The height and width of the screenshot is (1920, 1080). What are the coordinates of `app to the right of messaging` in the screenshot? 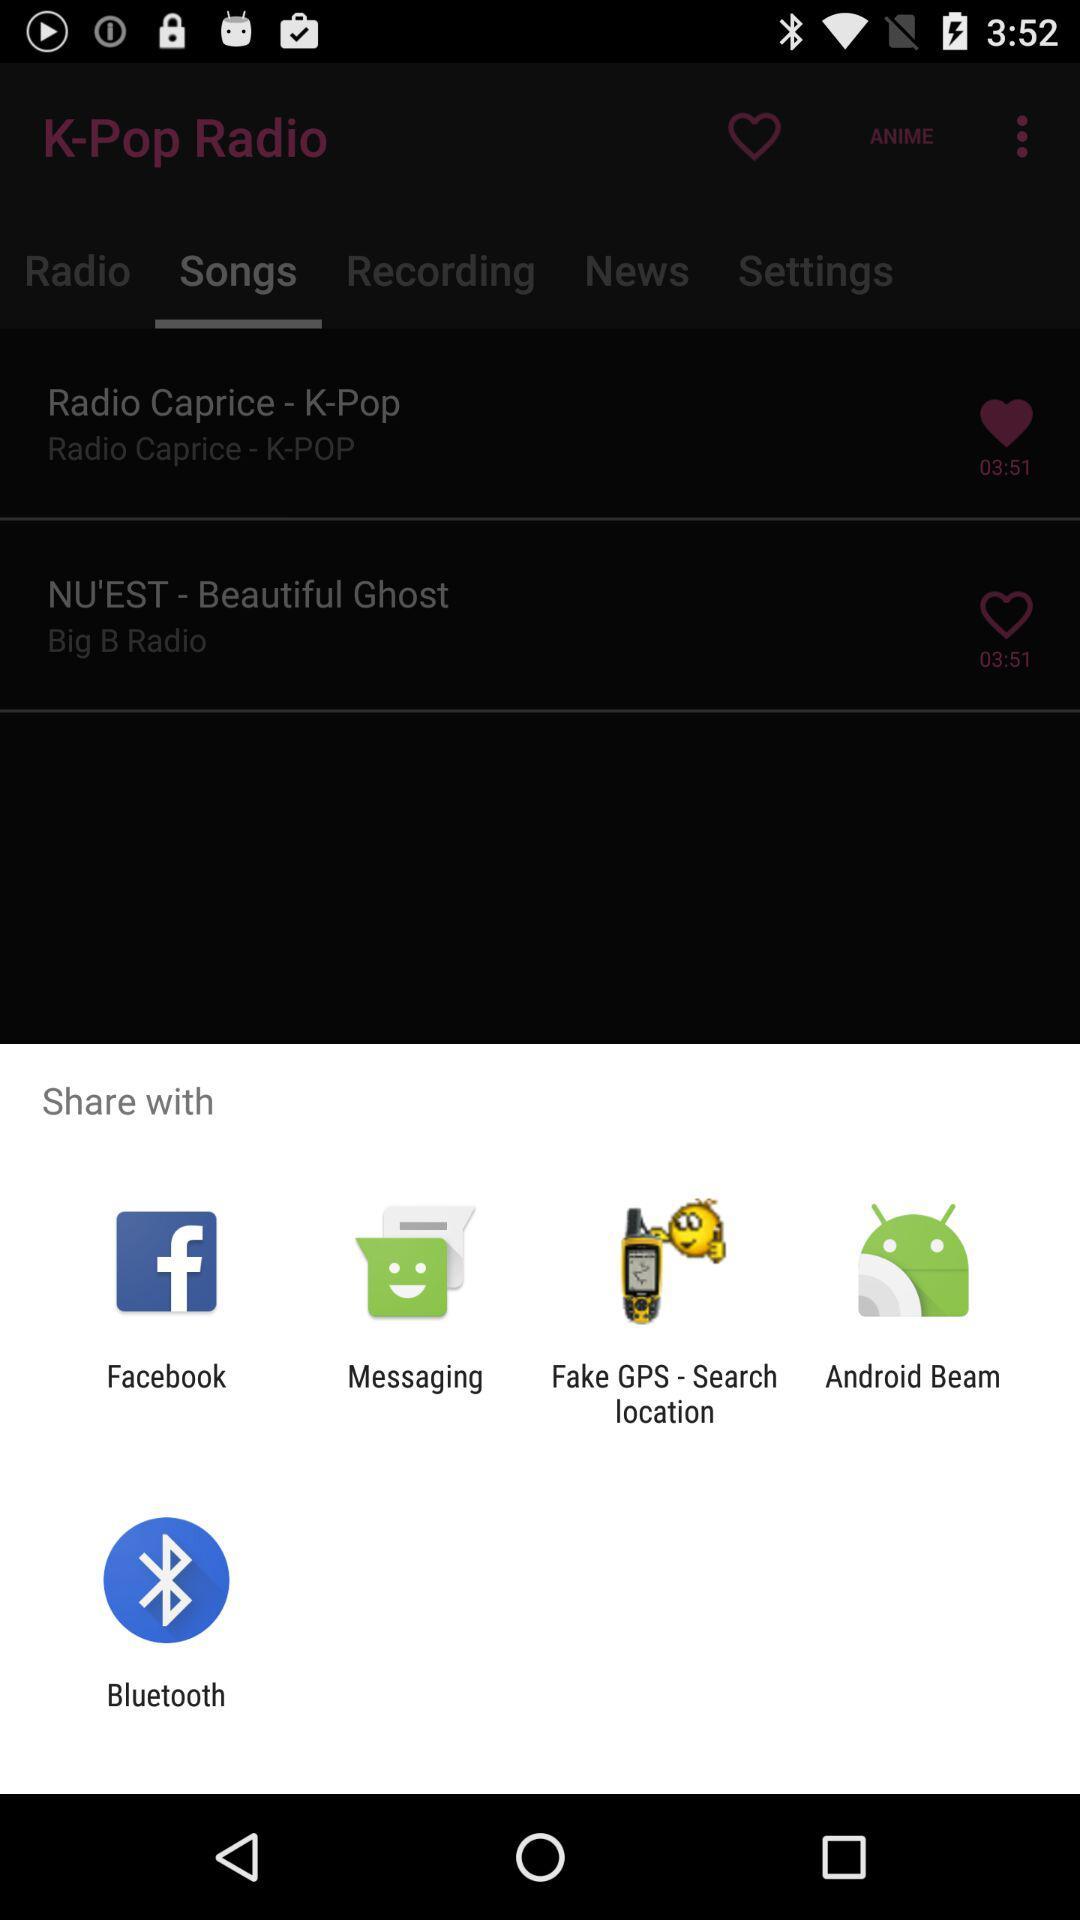 It's located at (664, 1392).